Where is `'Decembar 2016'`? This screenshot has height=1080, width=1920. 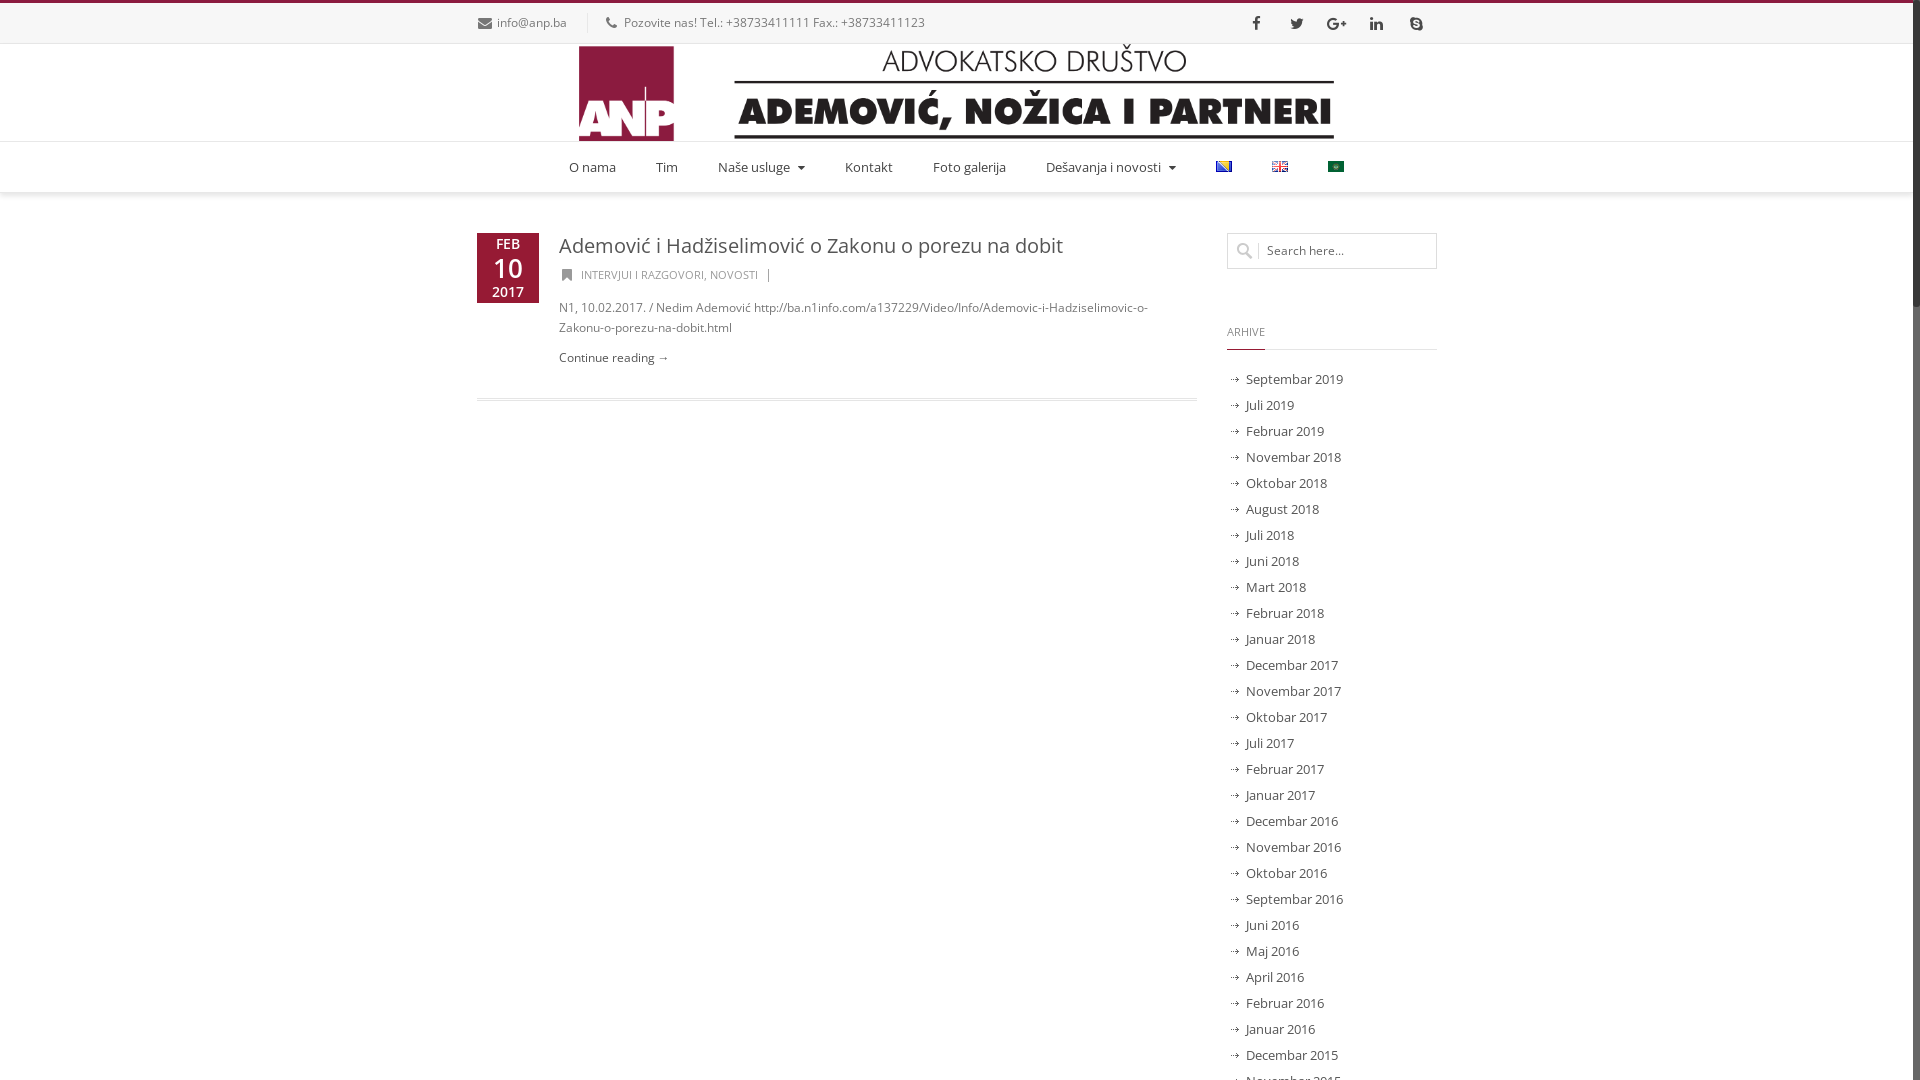
'Decembar 2016' is located at coordinates (1285, 821).